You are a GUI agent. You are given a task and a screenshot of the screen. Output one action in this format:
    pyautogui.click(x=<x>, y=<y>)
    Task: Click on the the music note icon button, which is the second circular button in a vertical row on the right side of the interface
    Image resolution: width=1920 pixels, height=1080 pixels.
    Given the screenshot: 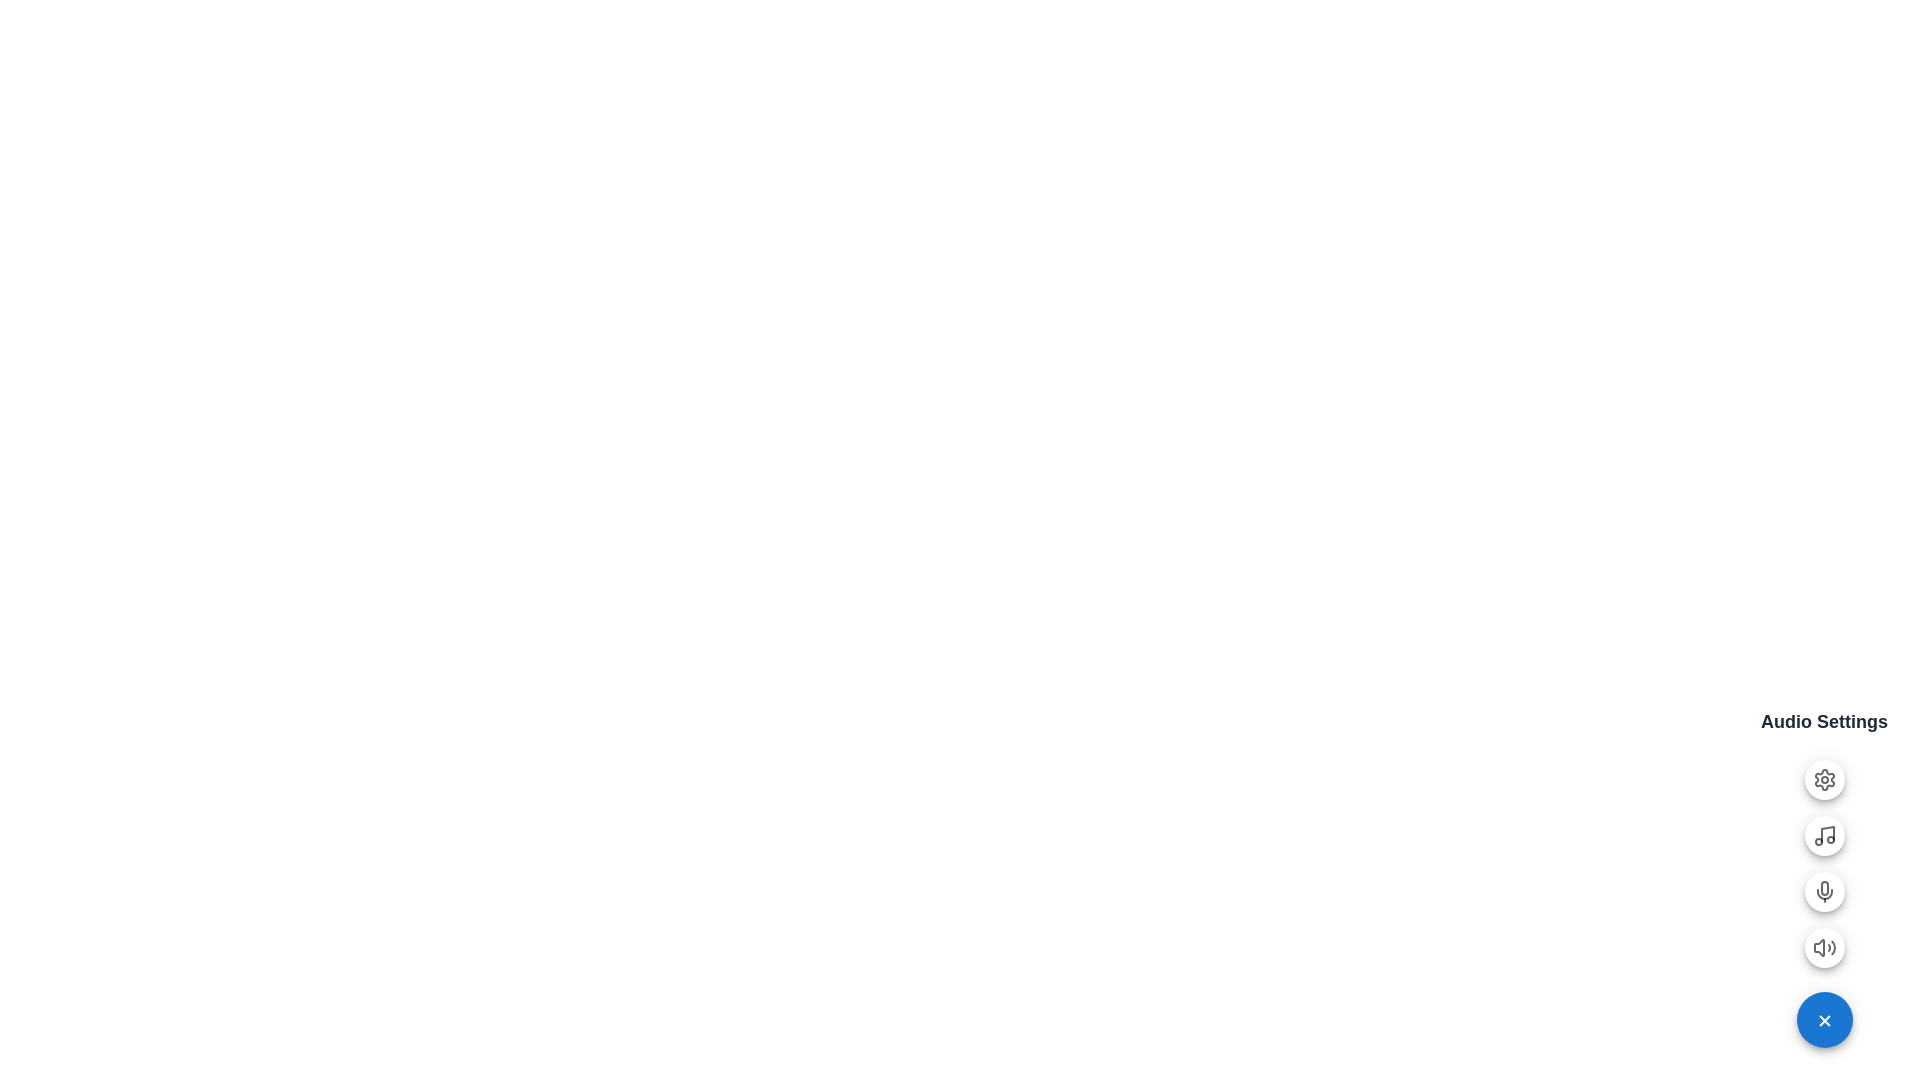 What is the action you would take?
    pyautogui.click(x=1824, y=836)
    